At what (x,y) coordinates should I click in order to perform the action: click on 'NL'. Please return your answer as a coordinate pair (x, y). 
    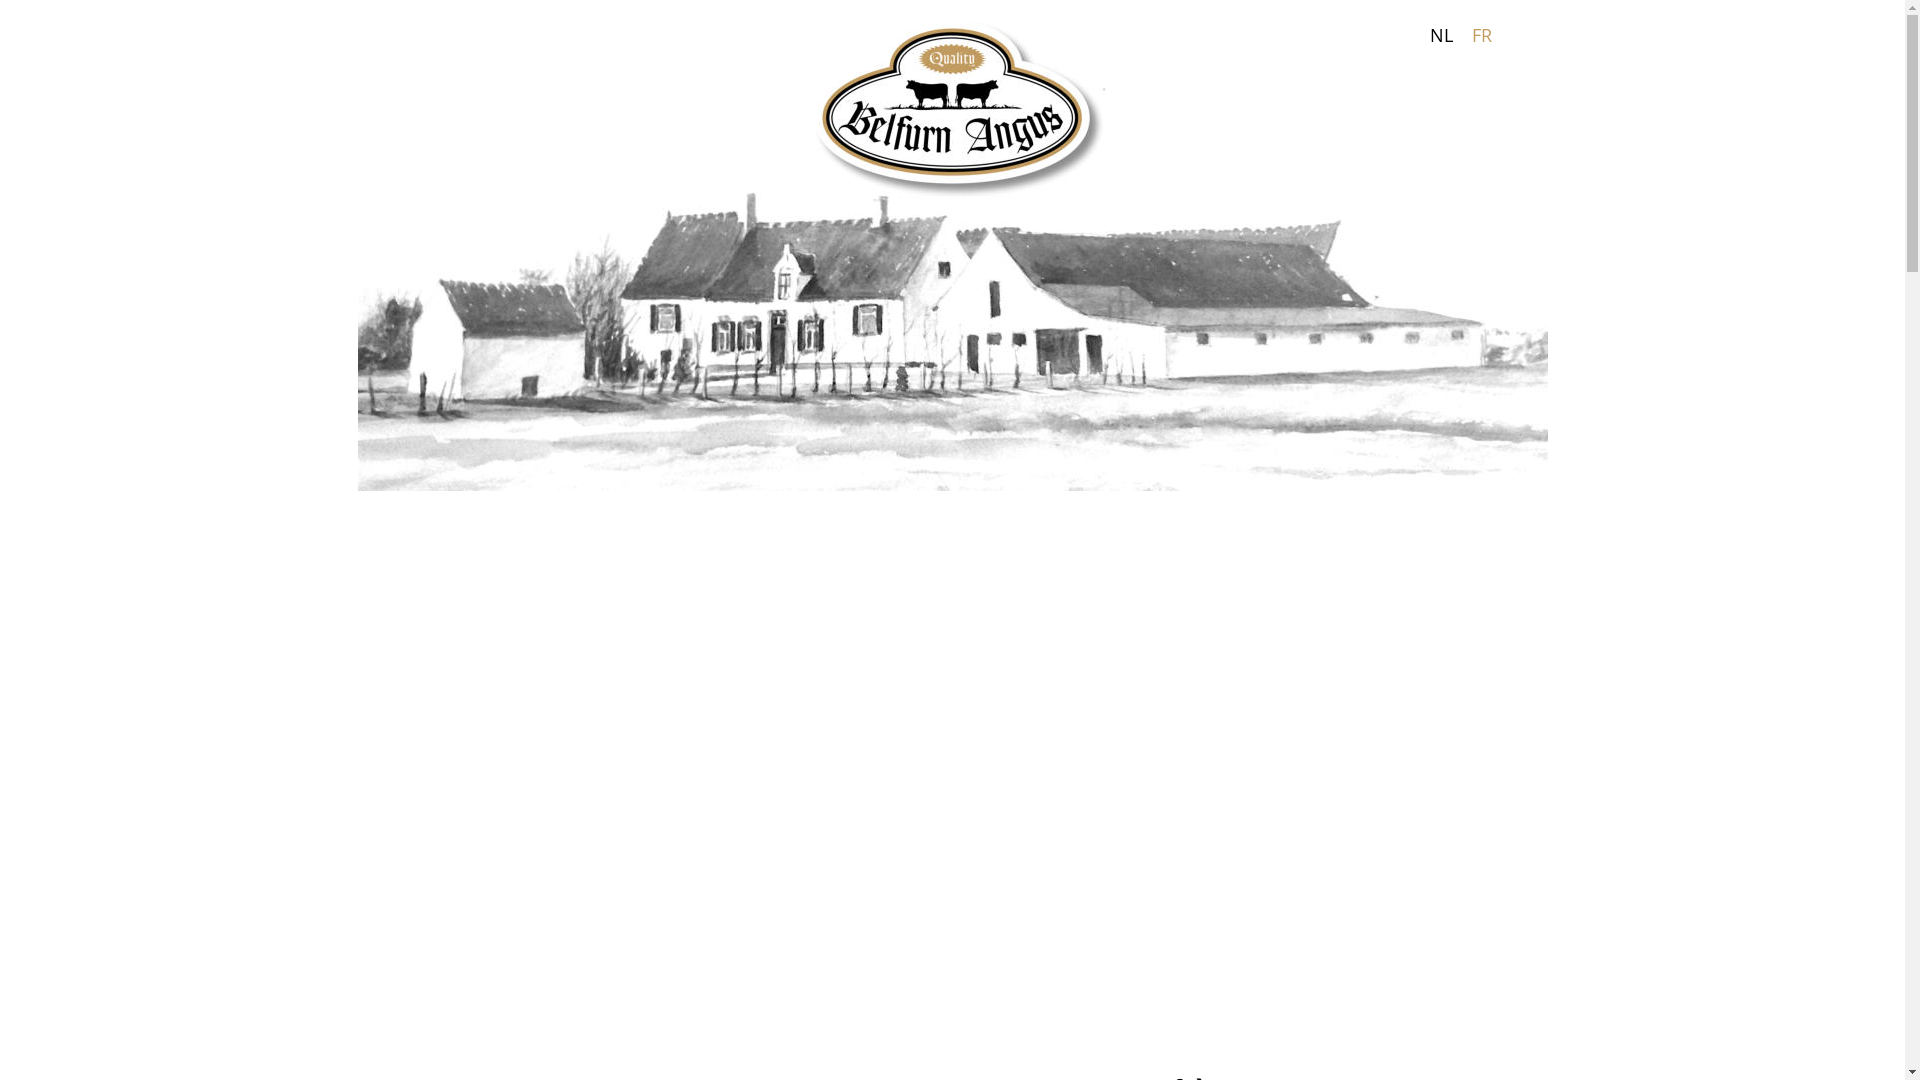
    Looking at the image, I should click on (1441, 34).